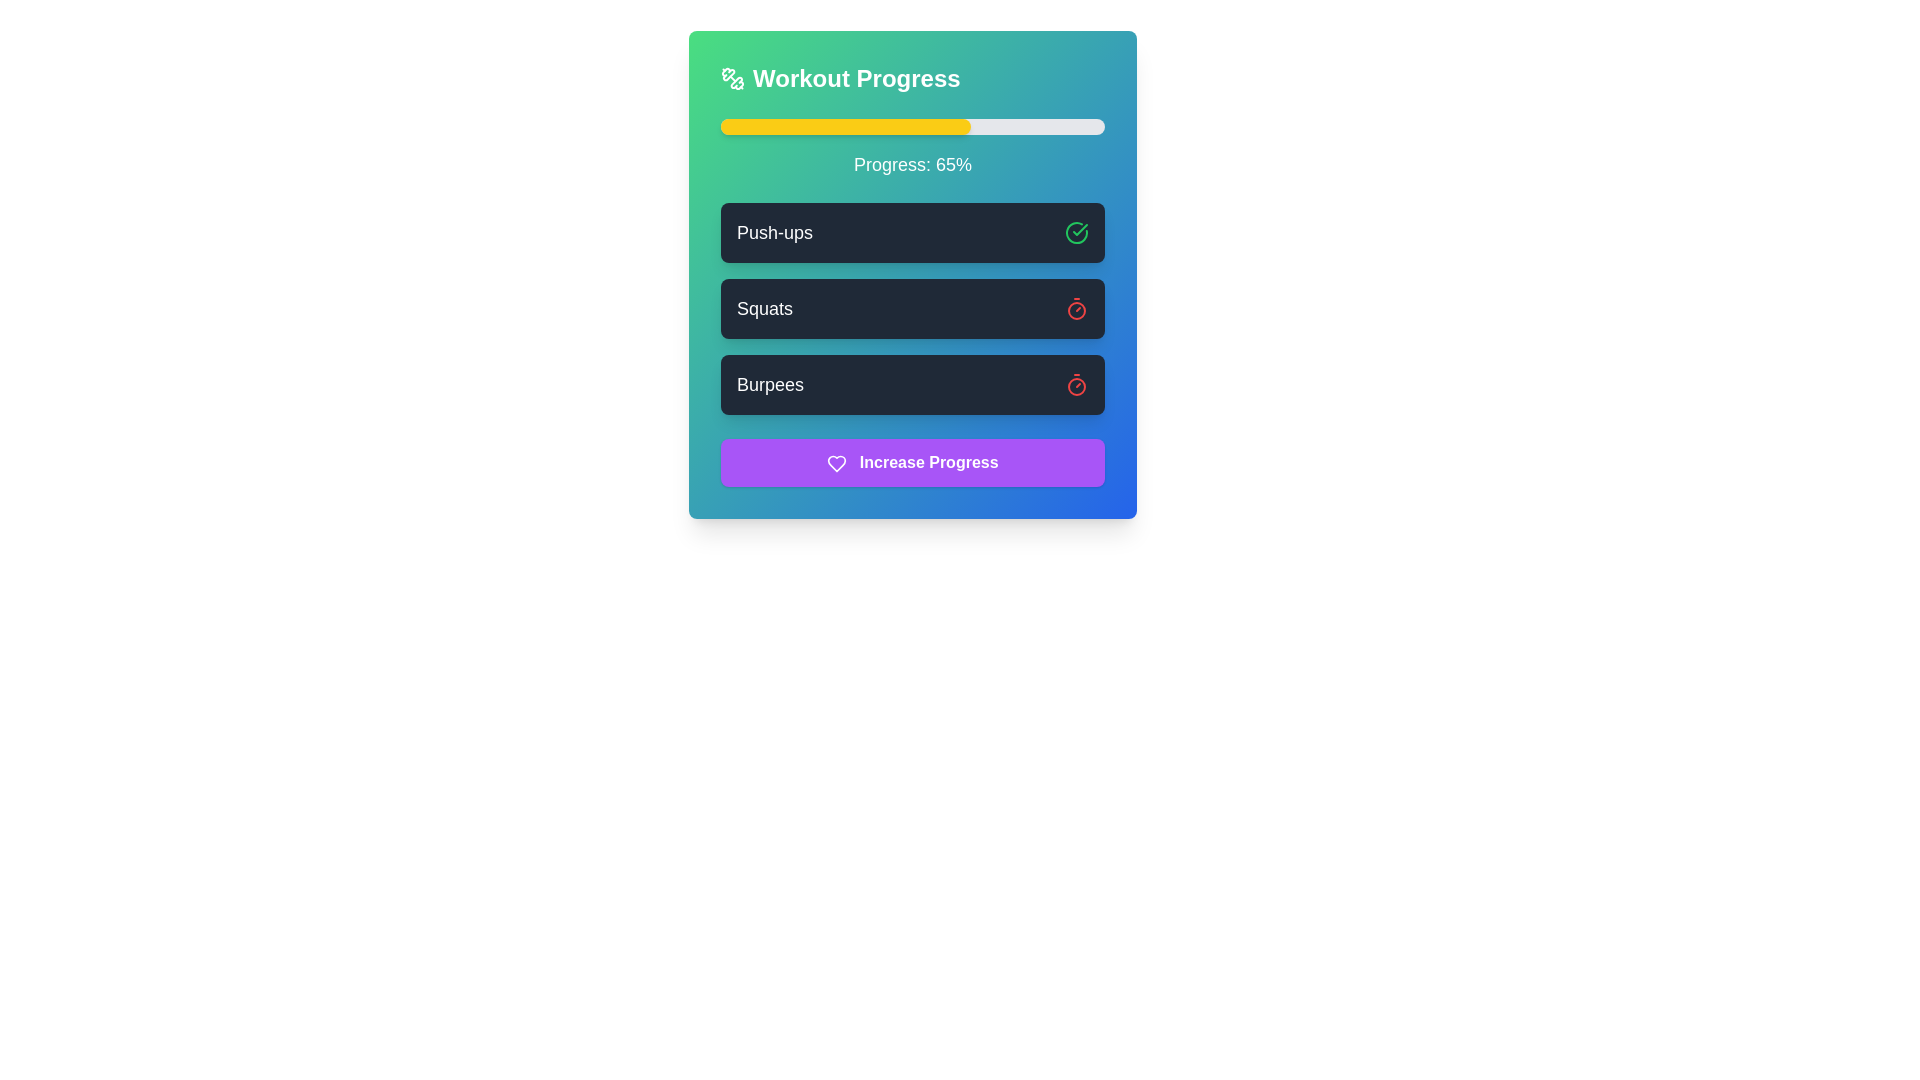 Image resolution: width=1920 pixels, height=1080 pixels. Describe the element at coordinates (1075, 231) in the screenshot. I see `the visual completion status represented by the left segment of the circular check icon next to the 'Push-ups' label in the workout progress task list` at that location.